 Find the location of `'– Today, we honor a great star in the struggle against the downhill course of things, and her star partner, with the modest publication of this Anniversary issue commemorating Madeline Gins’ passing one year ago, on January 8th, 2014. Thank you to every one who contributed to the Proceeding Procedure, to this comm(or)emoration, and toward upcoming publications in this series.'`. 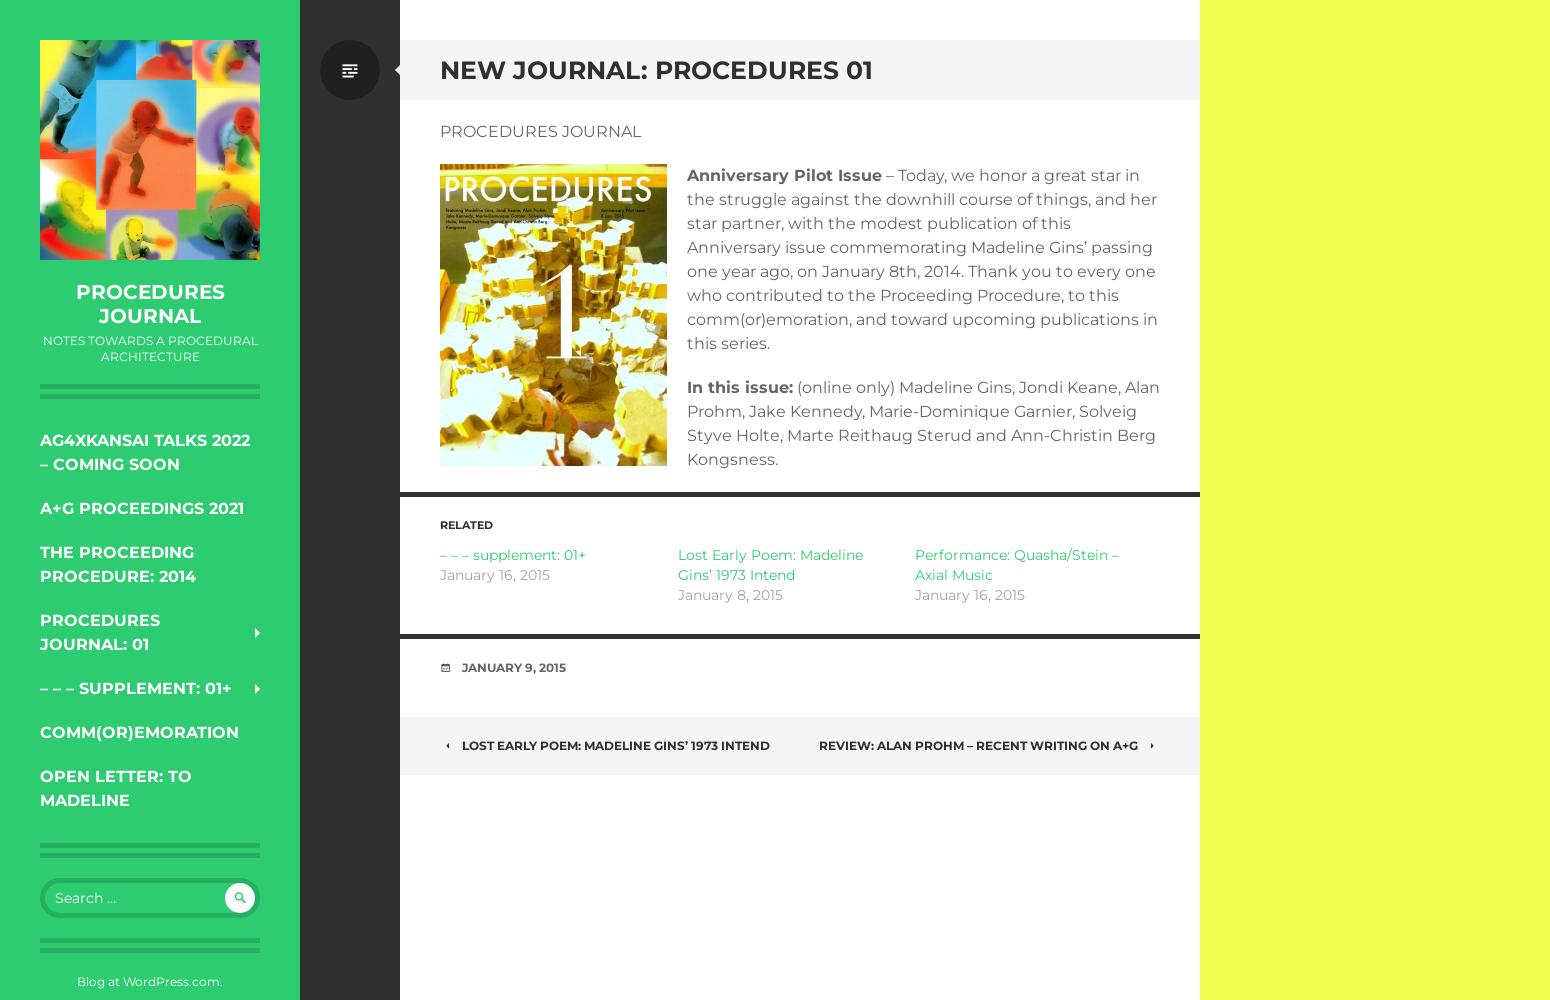

'– Today, we honor a great star in the struggle against the downhill course of things, and her star partner, with the modest publication of this Anniversary issue commemorating Madeline Gins’ passing one year ago, on January 8th, 2014. Thank you to every one who contributed to the Proceeding Procedure, to this comm(or)emoration, and toward upcoming publications in this series.' is located at coordinates (922, 259).